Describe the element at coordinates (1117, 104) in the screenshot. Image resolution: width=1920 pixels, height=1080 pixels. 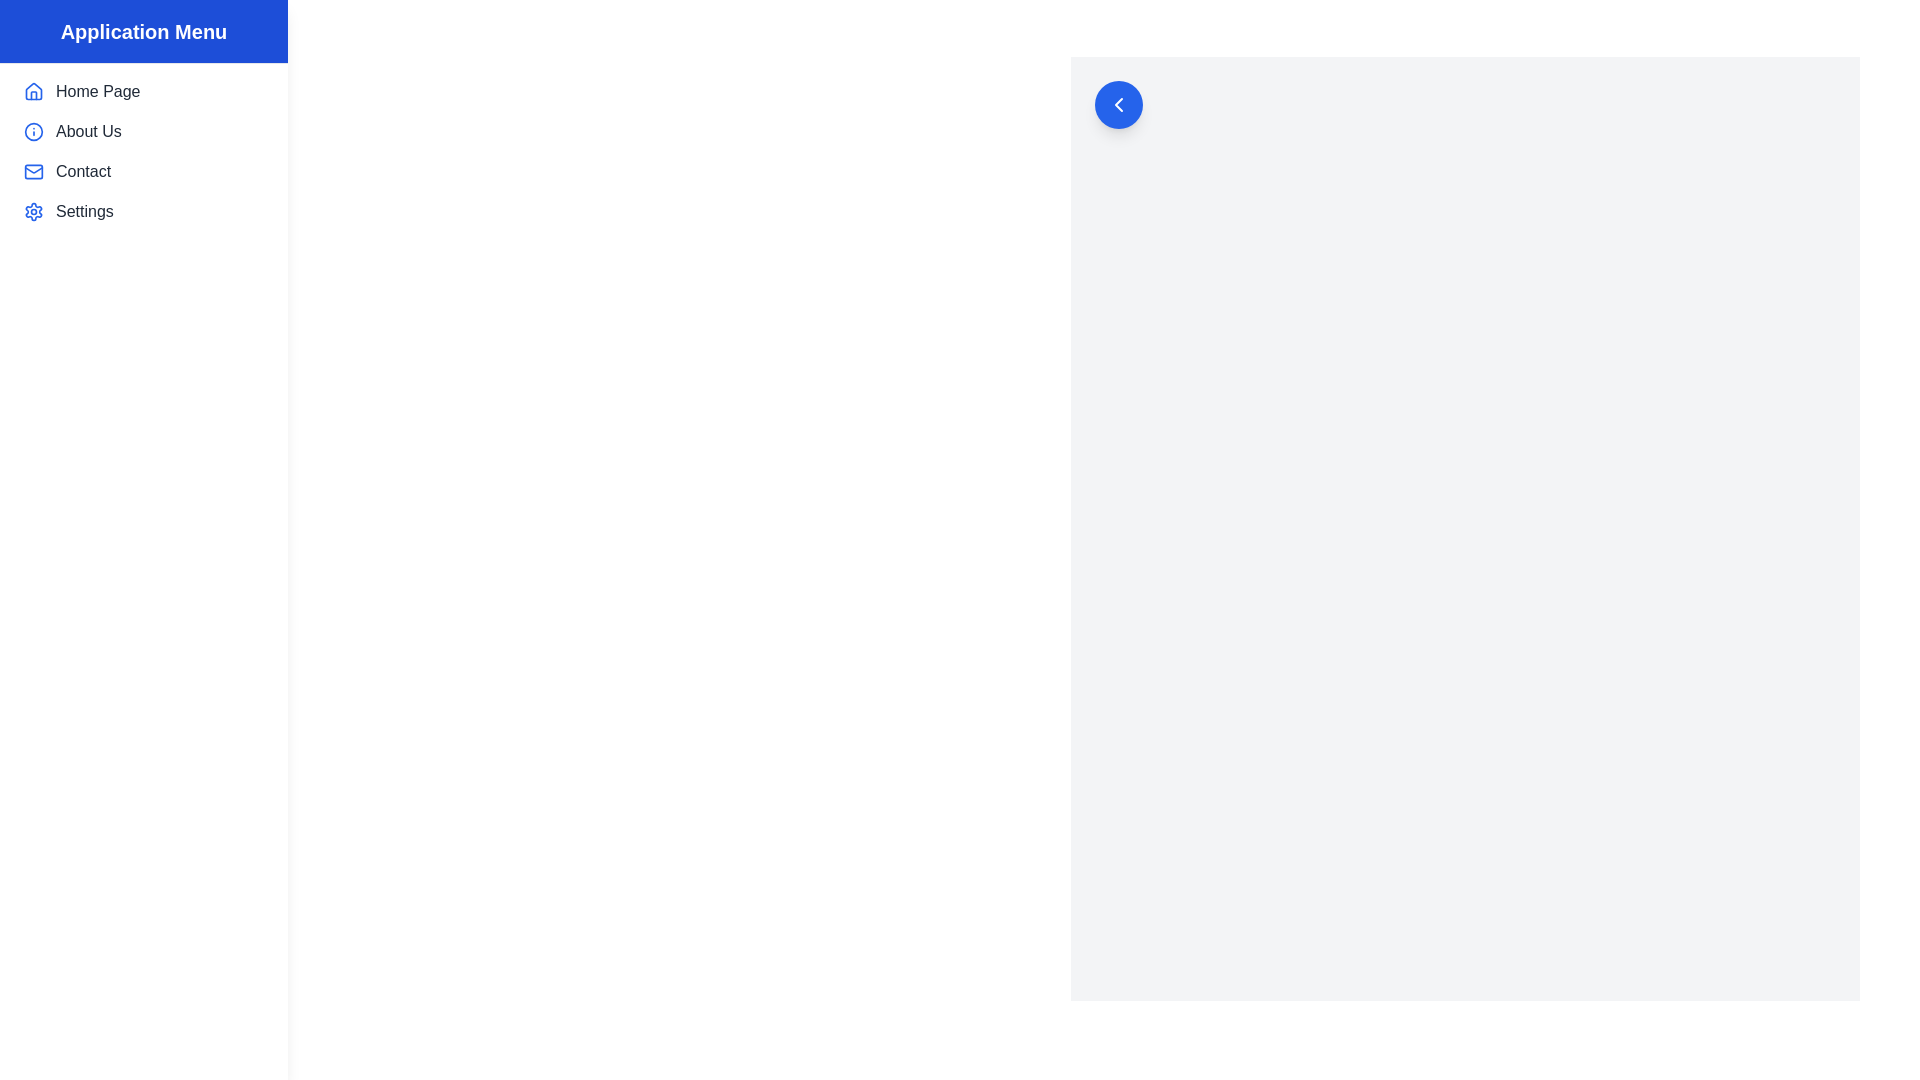
I see `the Chevron left icon located at the upper-right corner of the interface` at that location.